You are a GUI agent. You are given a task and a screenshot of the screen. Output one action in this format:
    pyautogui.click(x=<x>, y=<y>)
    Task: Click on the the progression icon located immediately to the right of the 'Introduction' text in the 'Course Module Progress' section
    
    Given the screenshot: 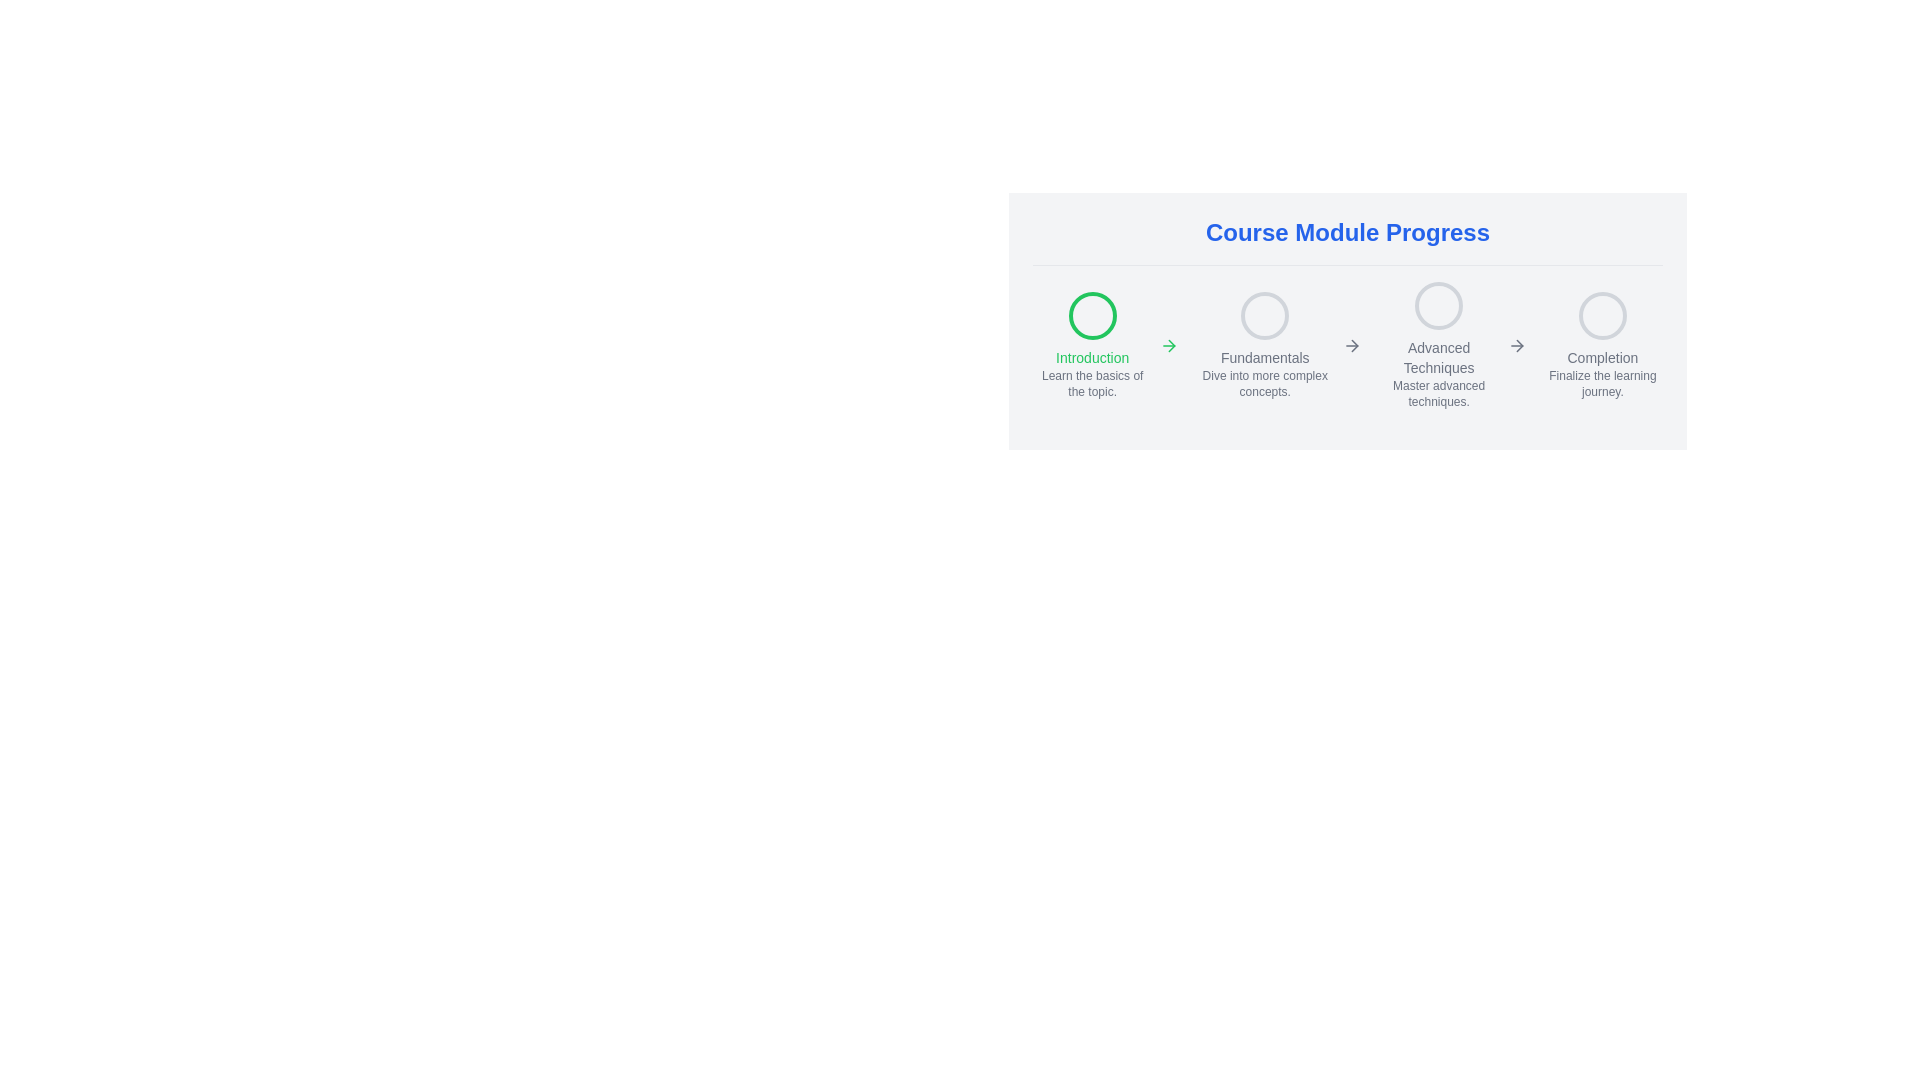 What is the action you would take?
    pyautogui.click(x=1169, y=345)
    